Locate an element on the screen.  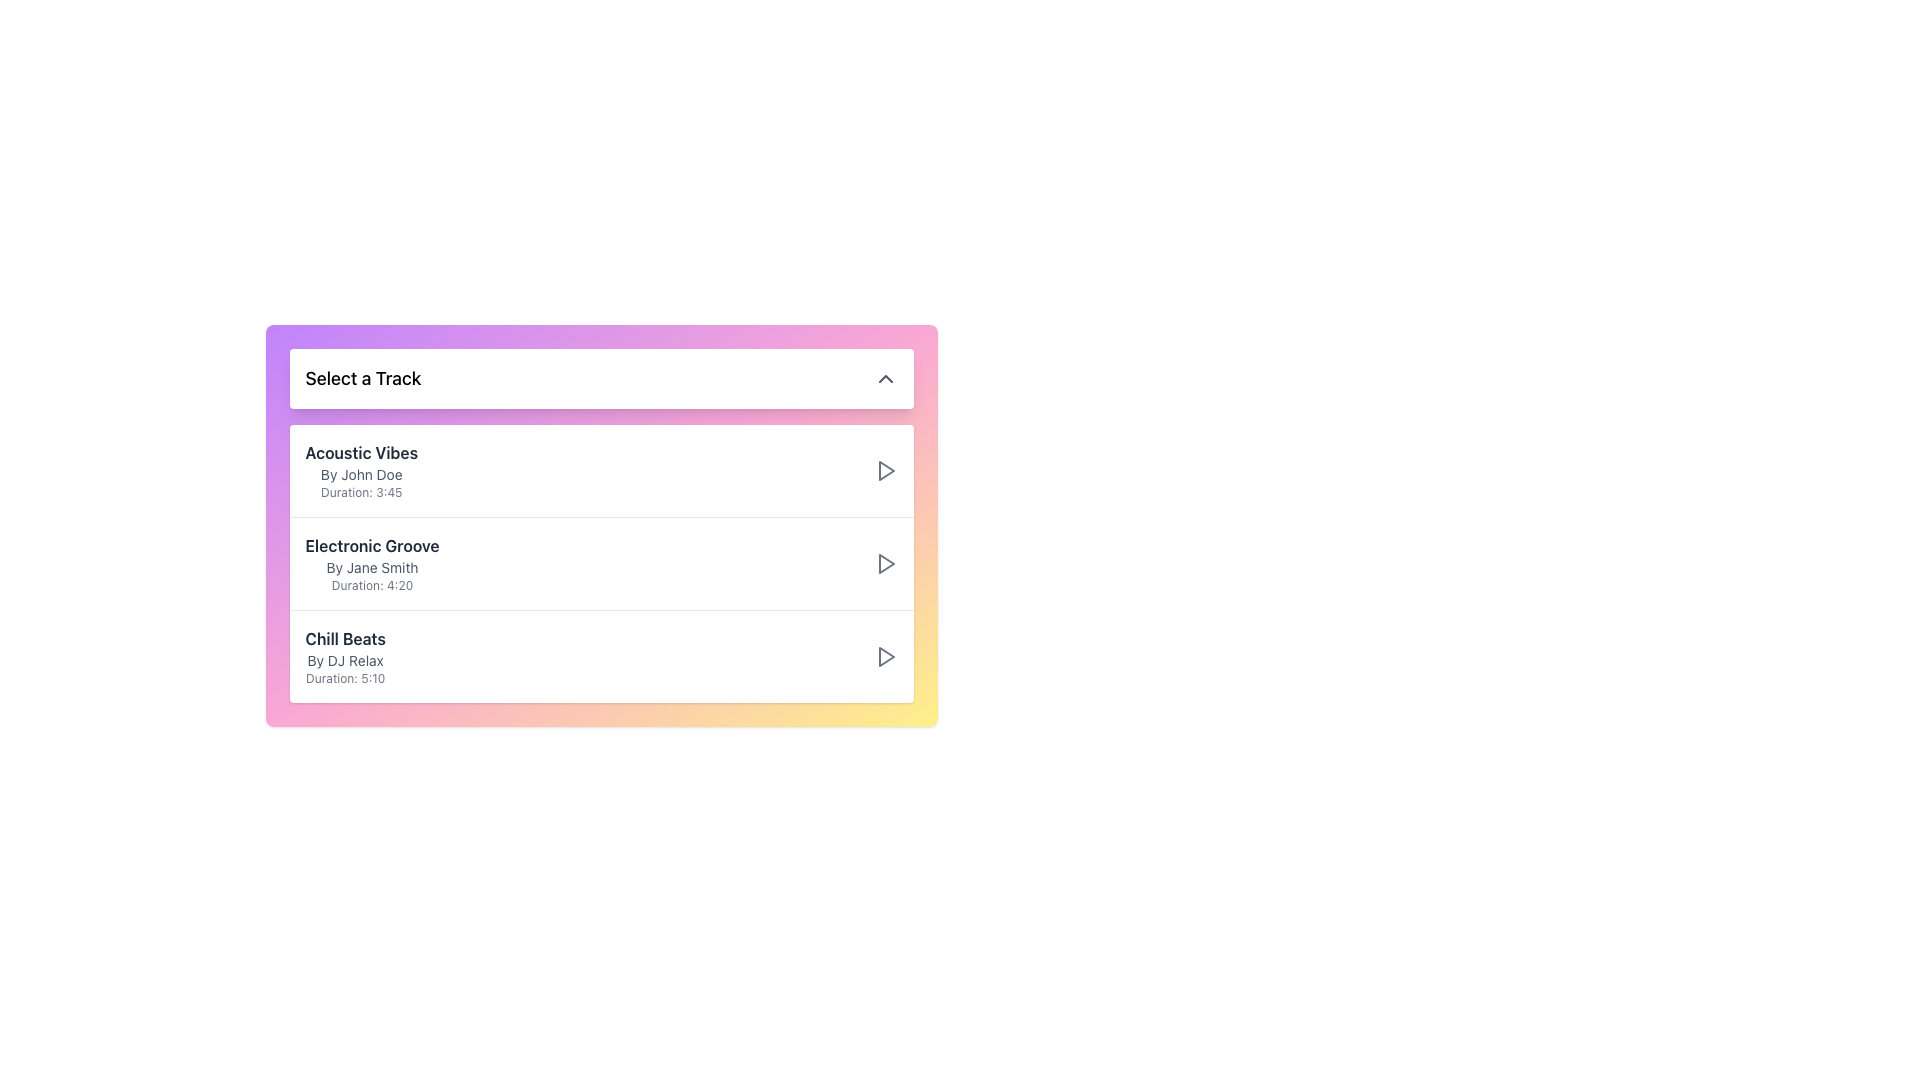
duration value displayed in the small text label showing 'Duration: 3:45', located below 'By John Doe' within the first list item card is located at coordinates (361, 493).